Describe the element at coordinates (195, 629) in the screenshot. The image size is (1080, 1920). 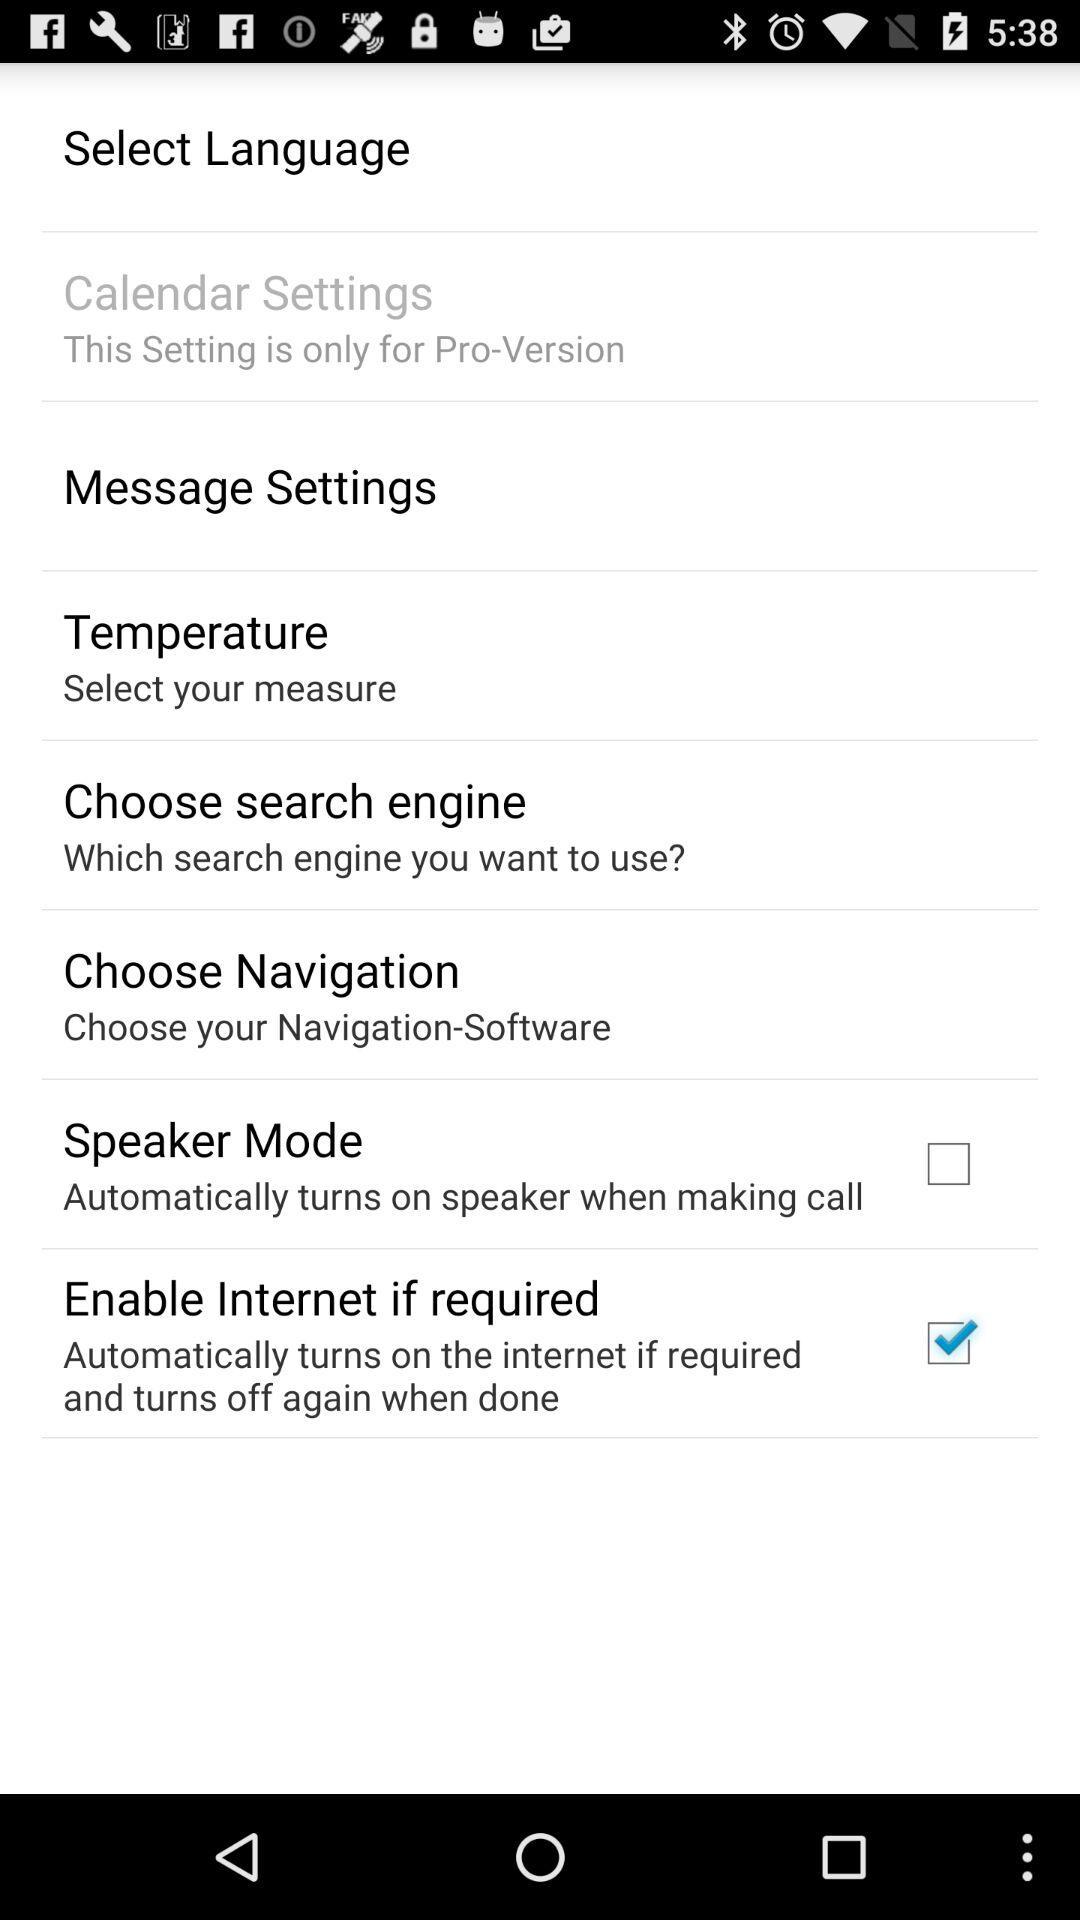
I see `the temperature app` at that location.